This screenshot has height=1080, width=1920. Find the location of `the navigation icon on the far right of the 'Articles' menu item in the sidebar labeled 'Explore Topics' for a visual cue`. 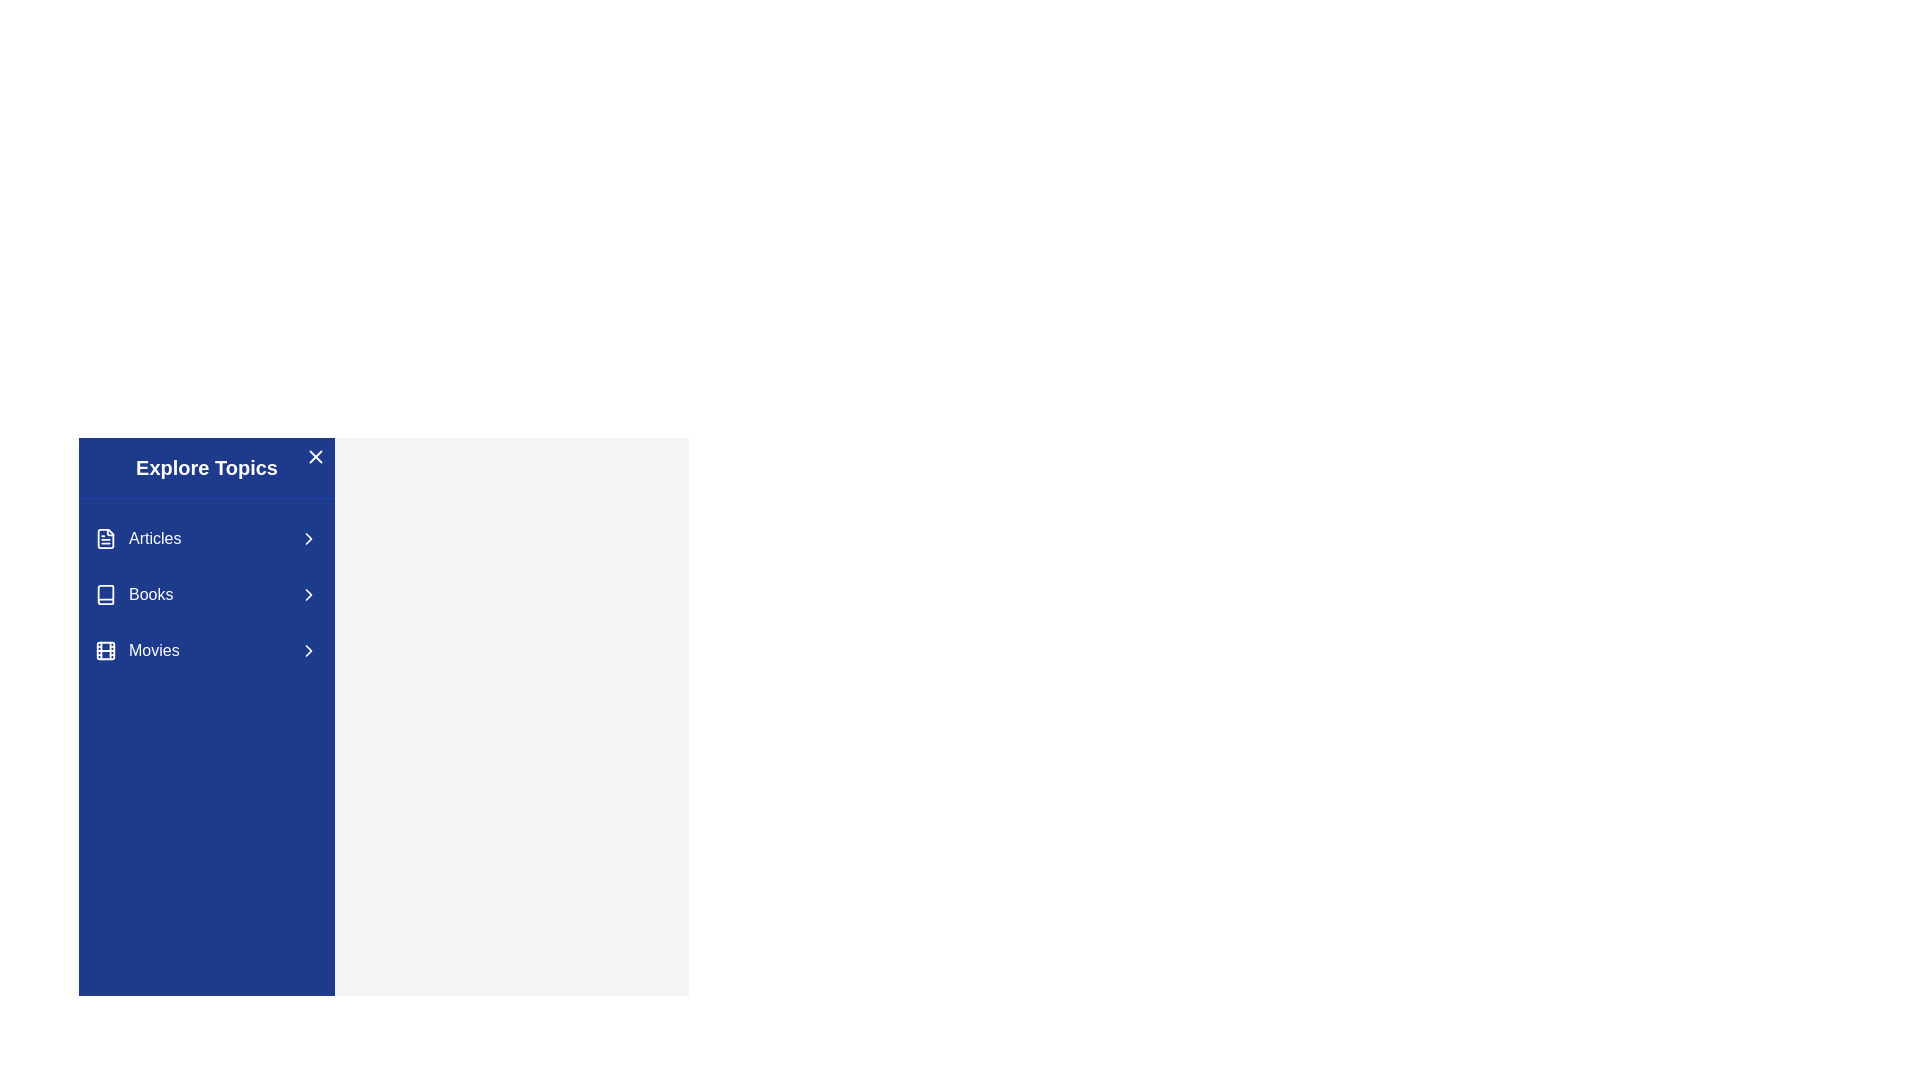

the navigation icon on the far right of the 'Articles' menu item in the sidebar labeled 'Explore Topics' for a visual cue is located at coordinates (307, 538).